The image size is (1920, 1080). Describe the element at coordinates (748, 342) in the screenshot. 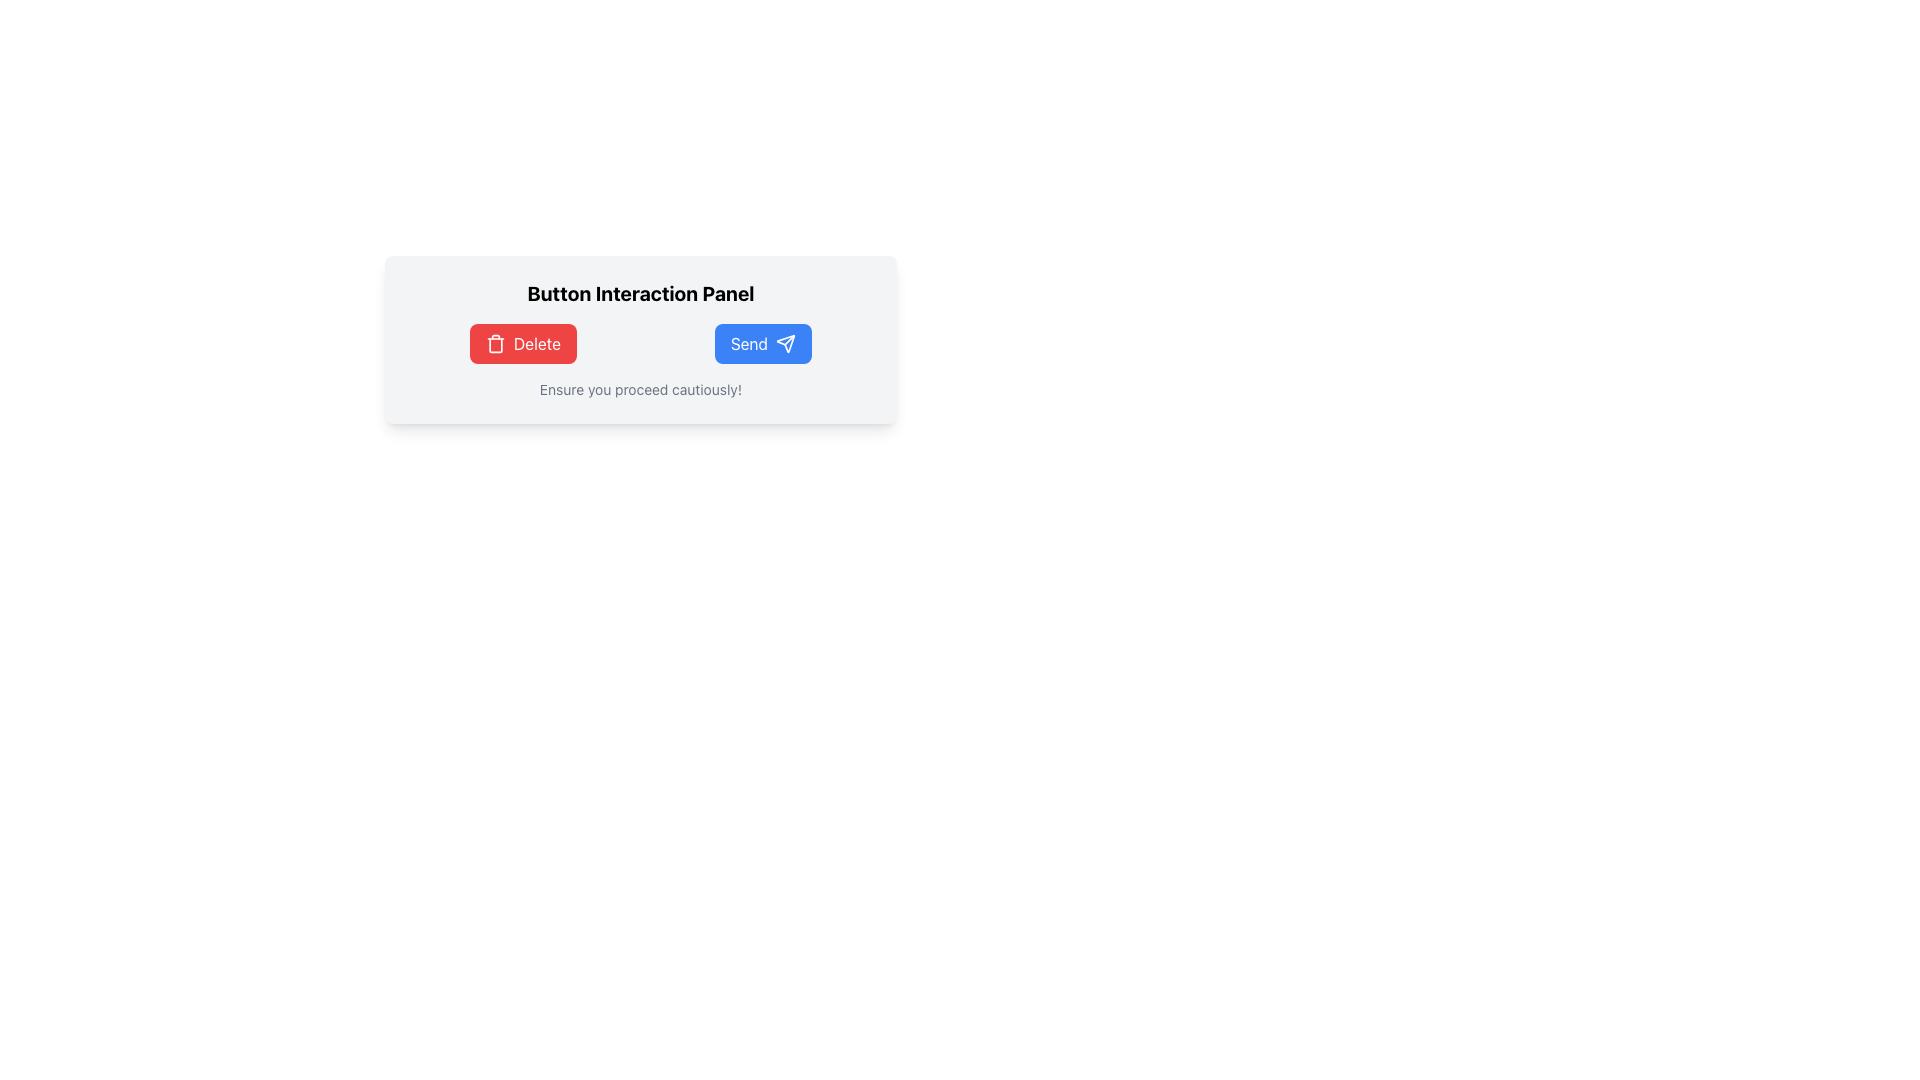

I see `the text 'Send' within the button, which is styled with white text on a blue background, located to the right of the 'Delete' button` at that location.